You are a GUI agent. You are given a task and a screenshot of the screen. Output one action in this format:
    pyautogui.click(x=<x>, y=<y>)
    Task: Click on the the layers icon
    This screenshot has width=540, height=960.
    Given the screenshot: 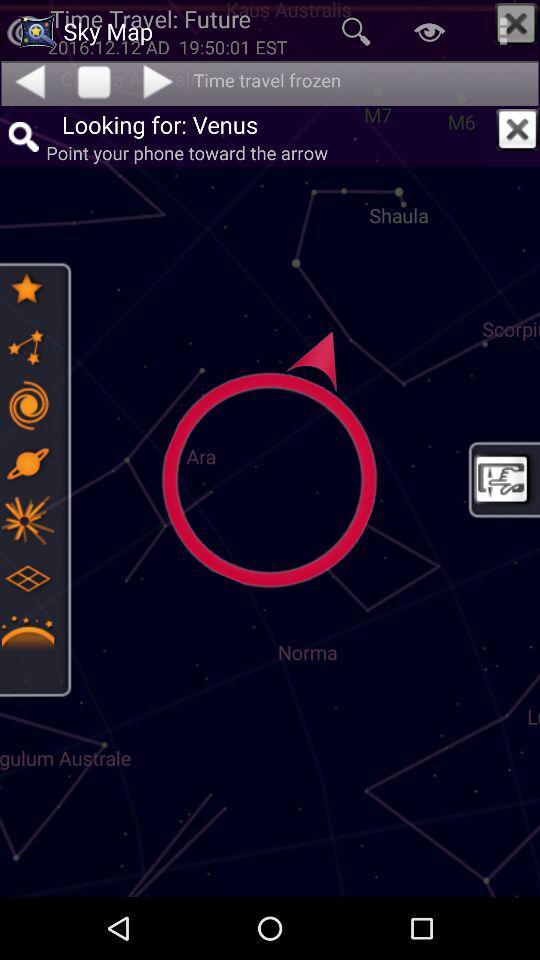 What is the action you would take?
    pyautogui.click(x=26, y=578)
    